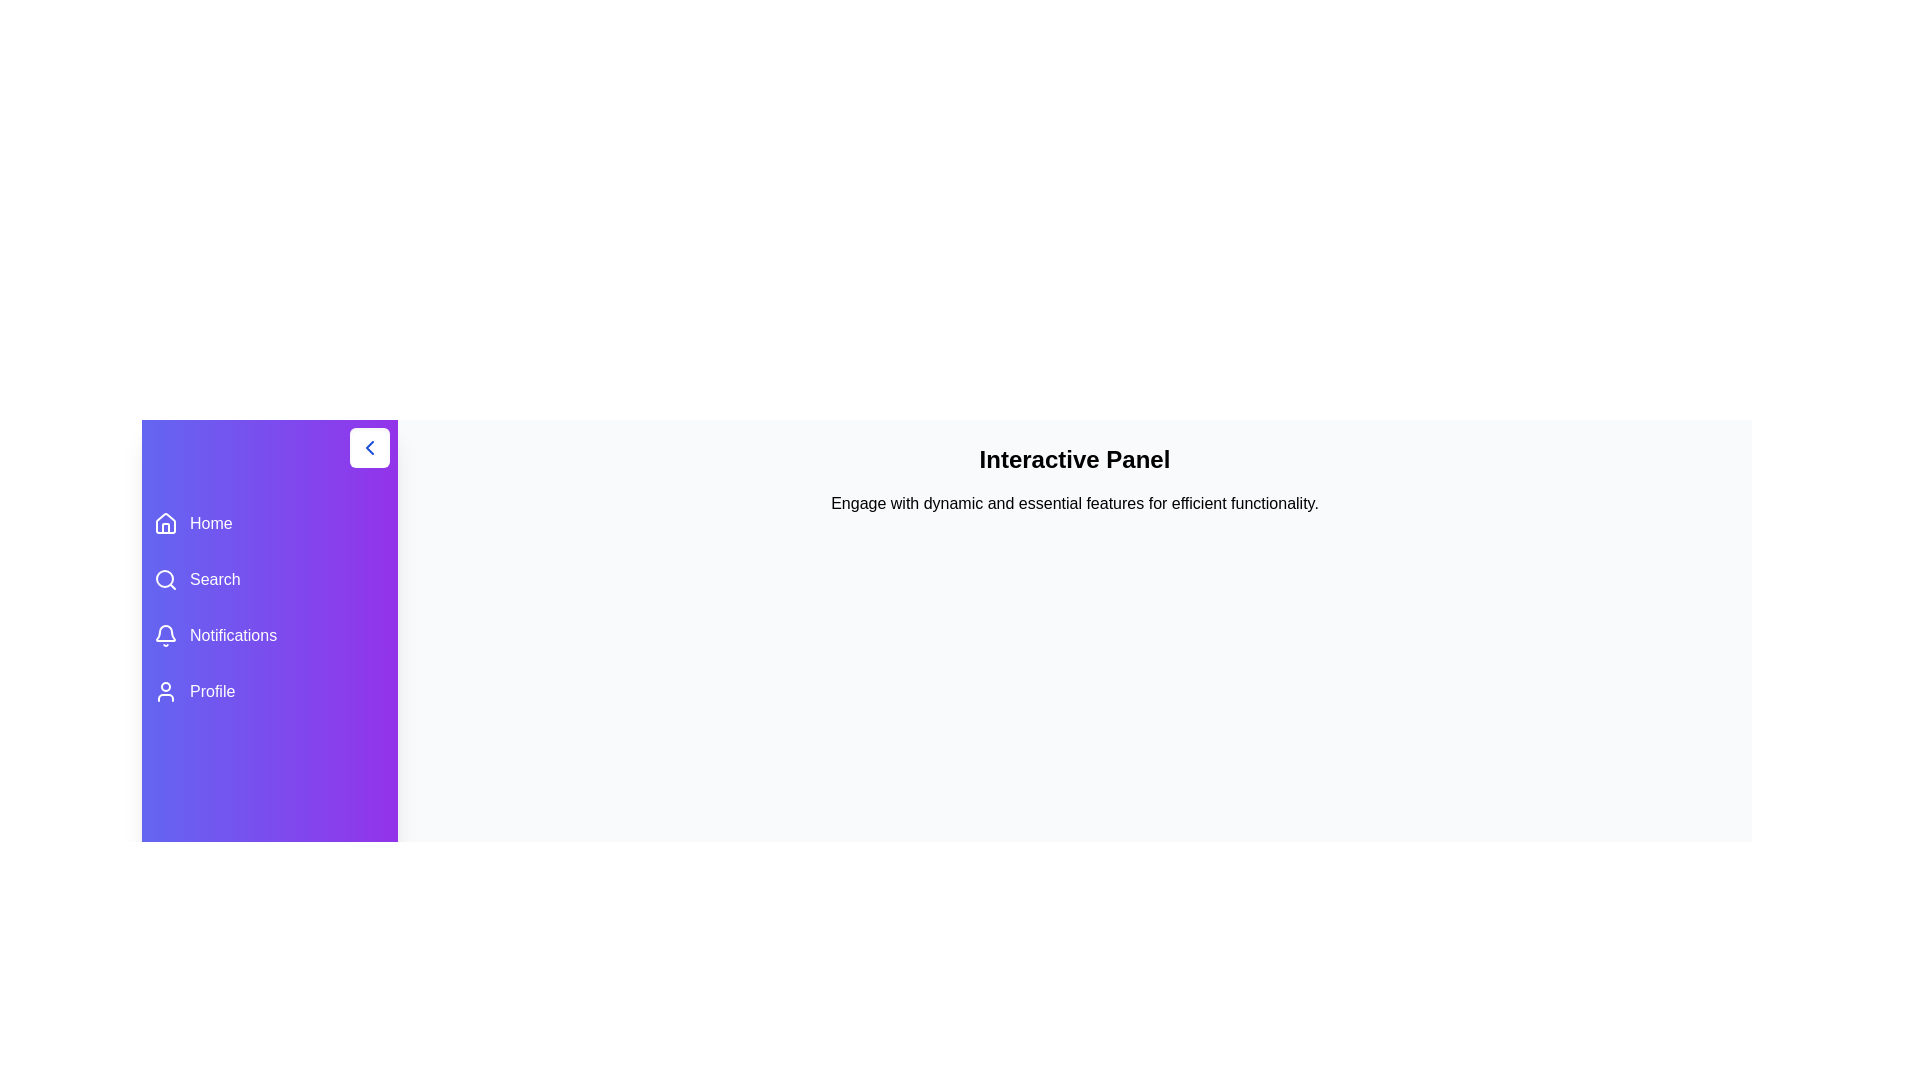  I want to click on the menu item Profile to view its hover effect, so click(268, 690).